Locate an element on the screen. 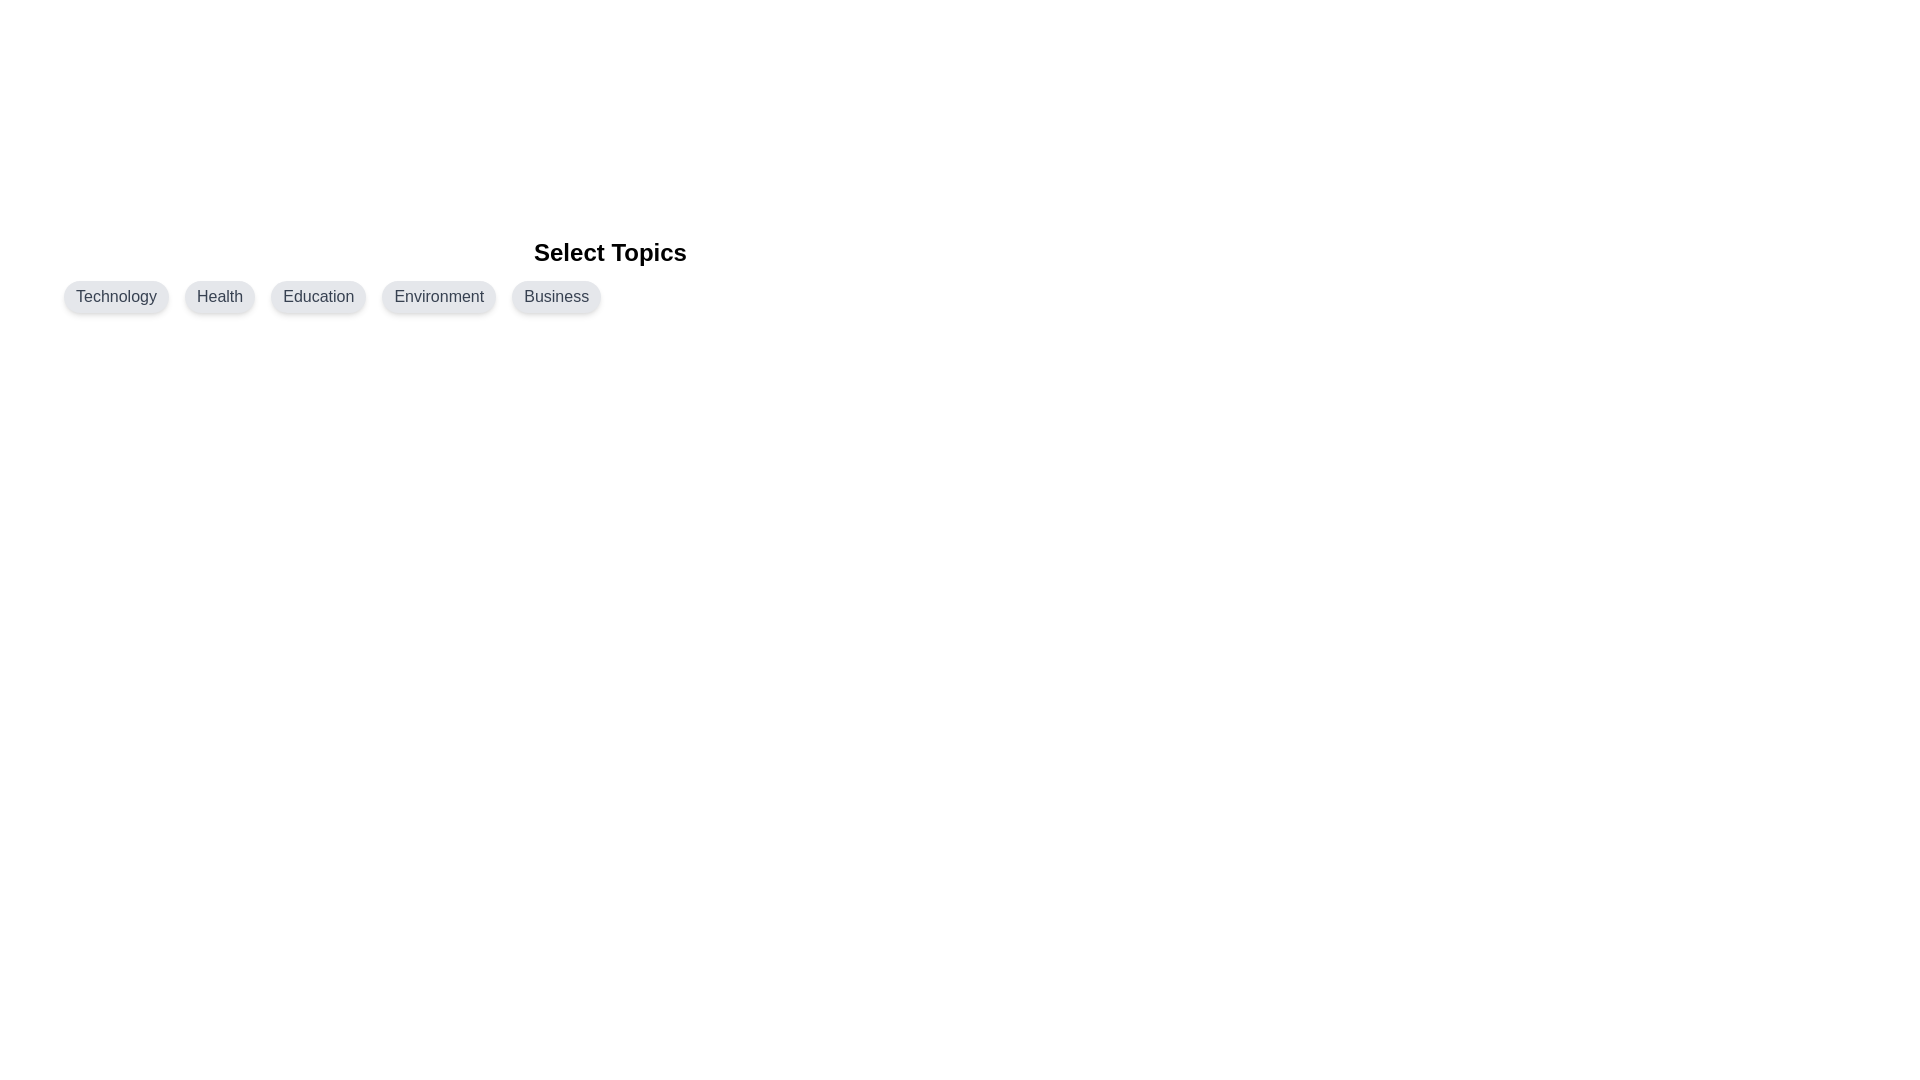 The height and width of the screenshot is (1080, 1920). the topic chip labeled Health by clicking on it is located at coordinates (220, 297).